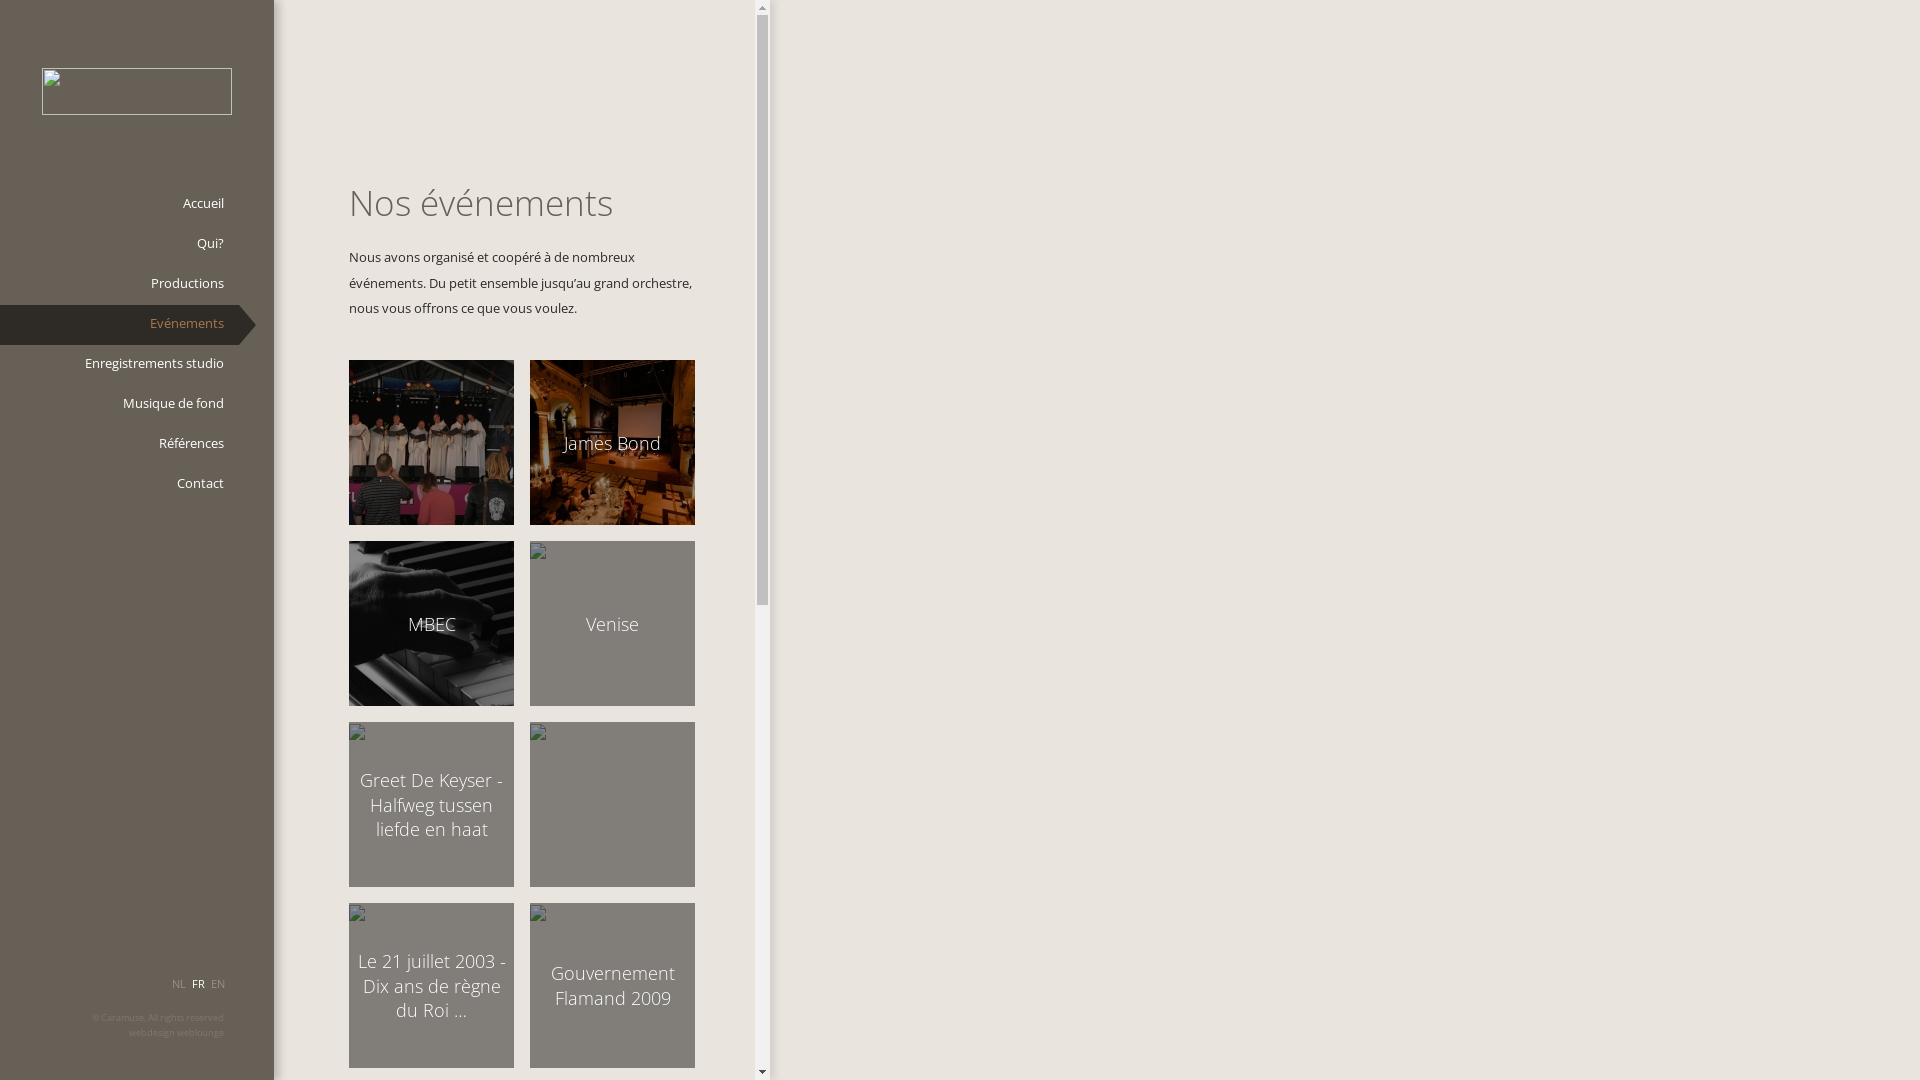  What do you see at coordinates (0, 244) in the screenshot?
I see `'Qui?'` at bounding box center [0, 244].